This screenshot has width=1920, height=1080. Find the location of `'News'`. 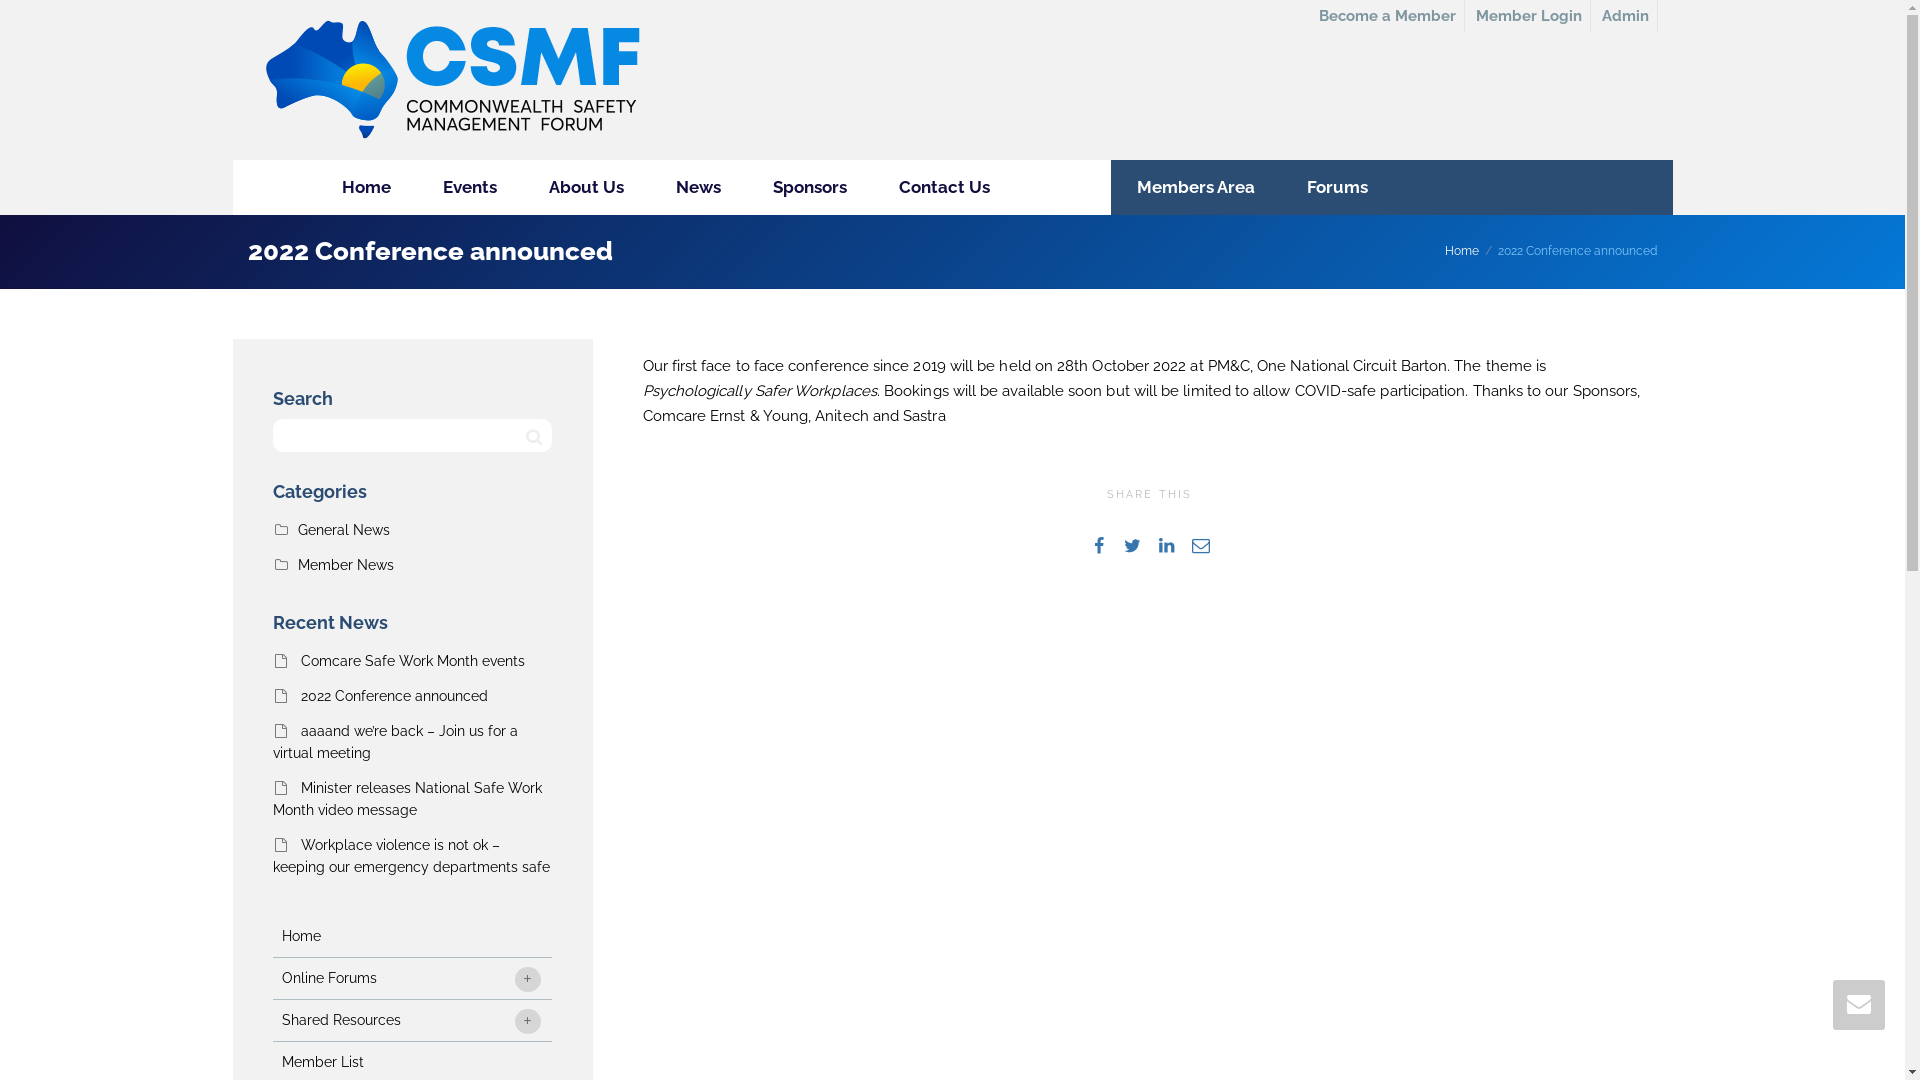

'News' is located at coordinates (698, 187).